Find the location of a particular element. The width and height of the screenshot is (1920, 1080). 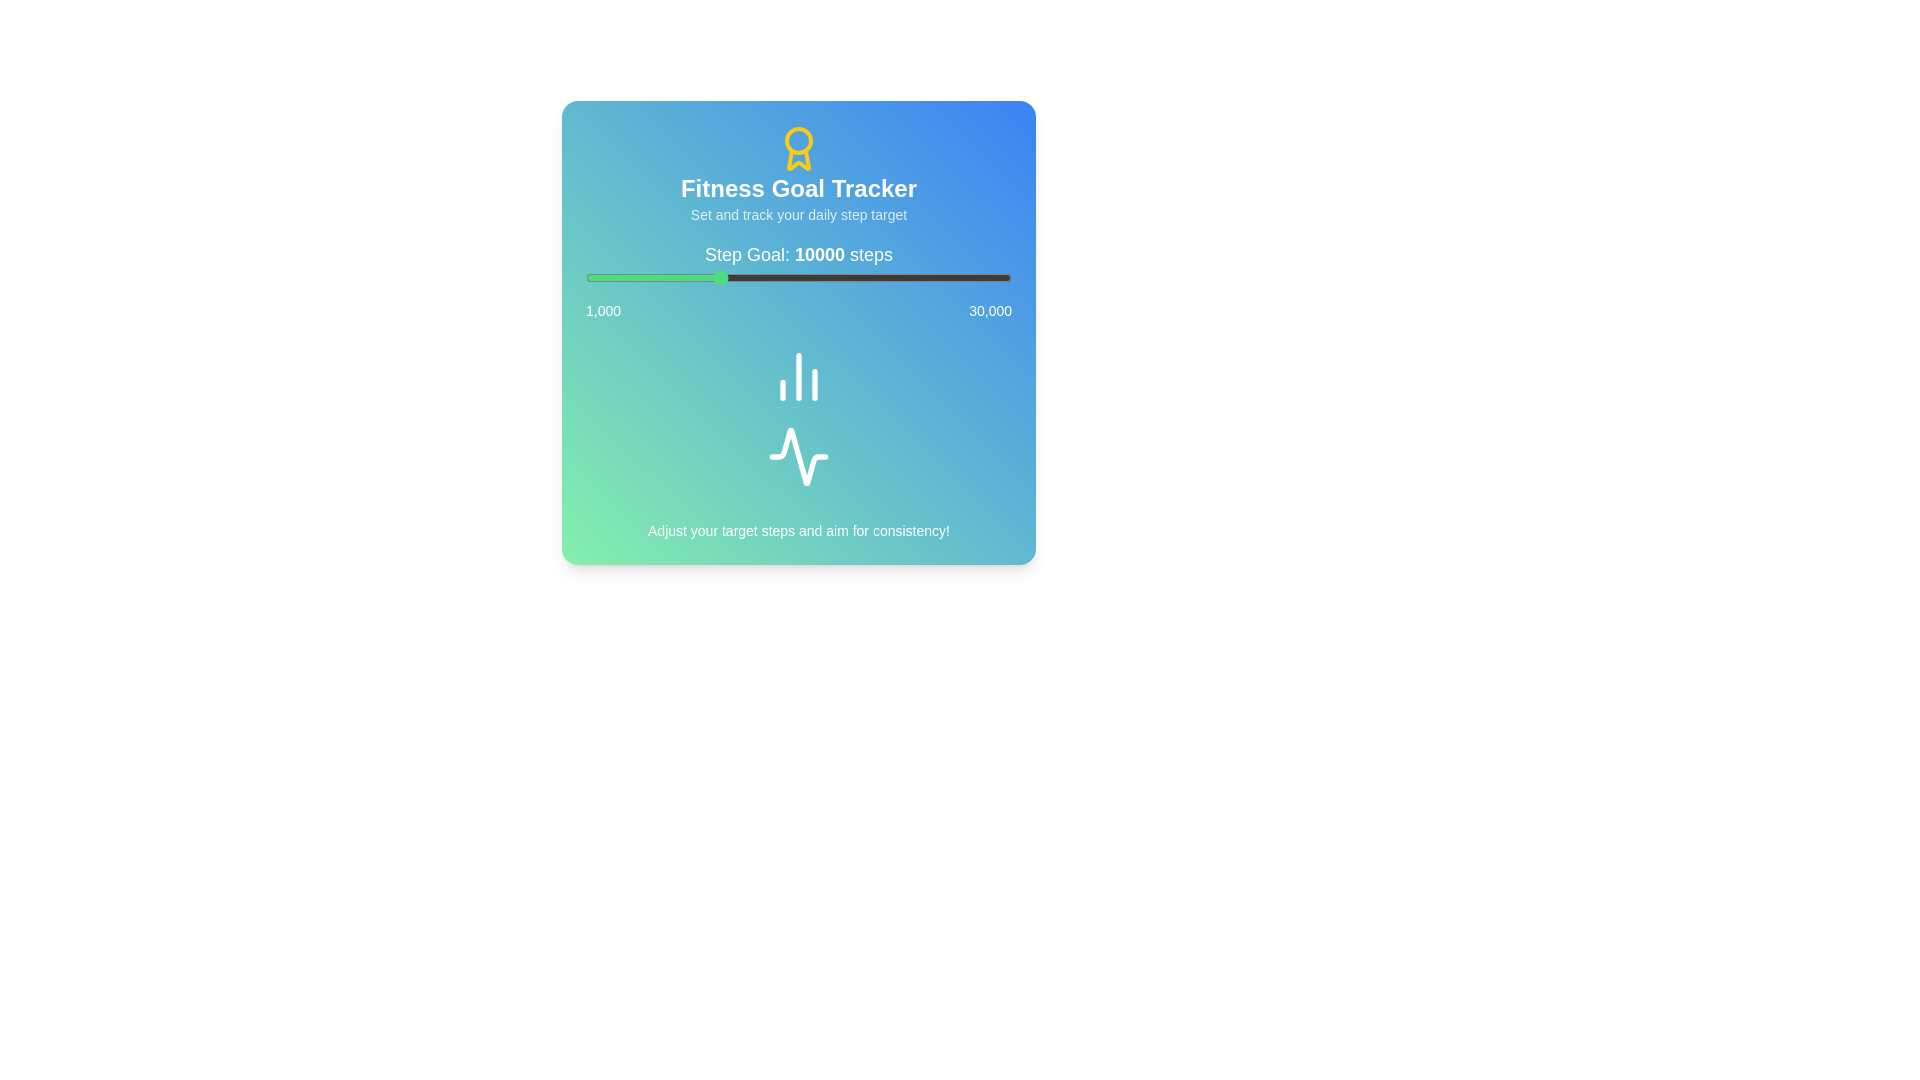

the step goal to 3745 steps using the slider is located at coordinates (625, 277).